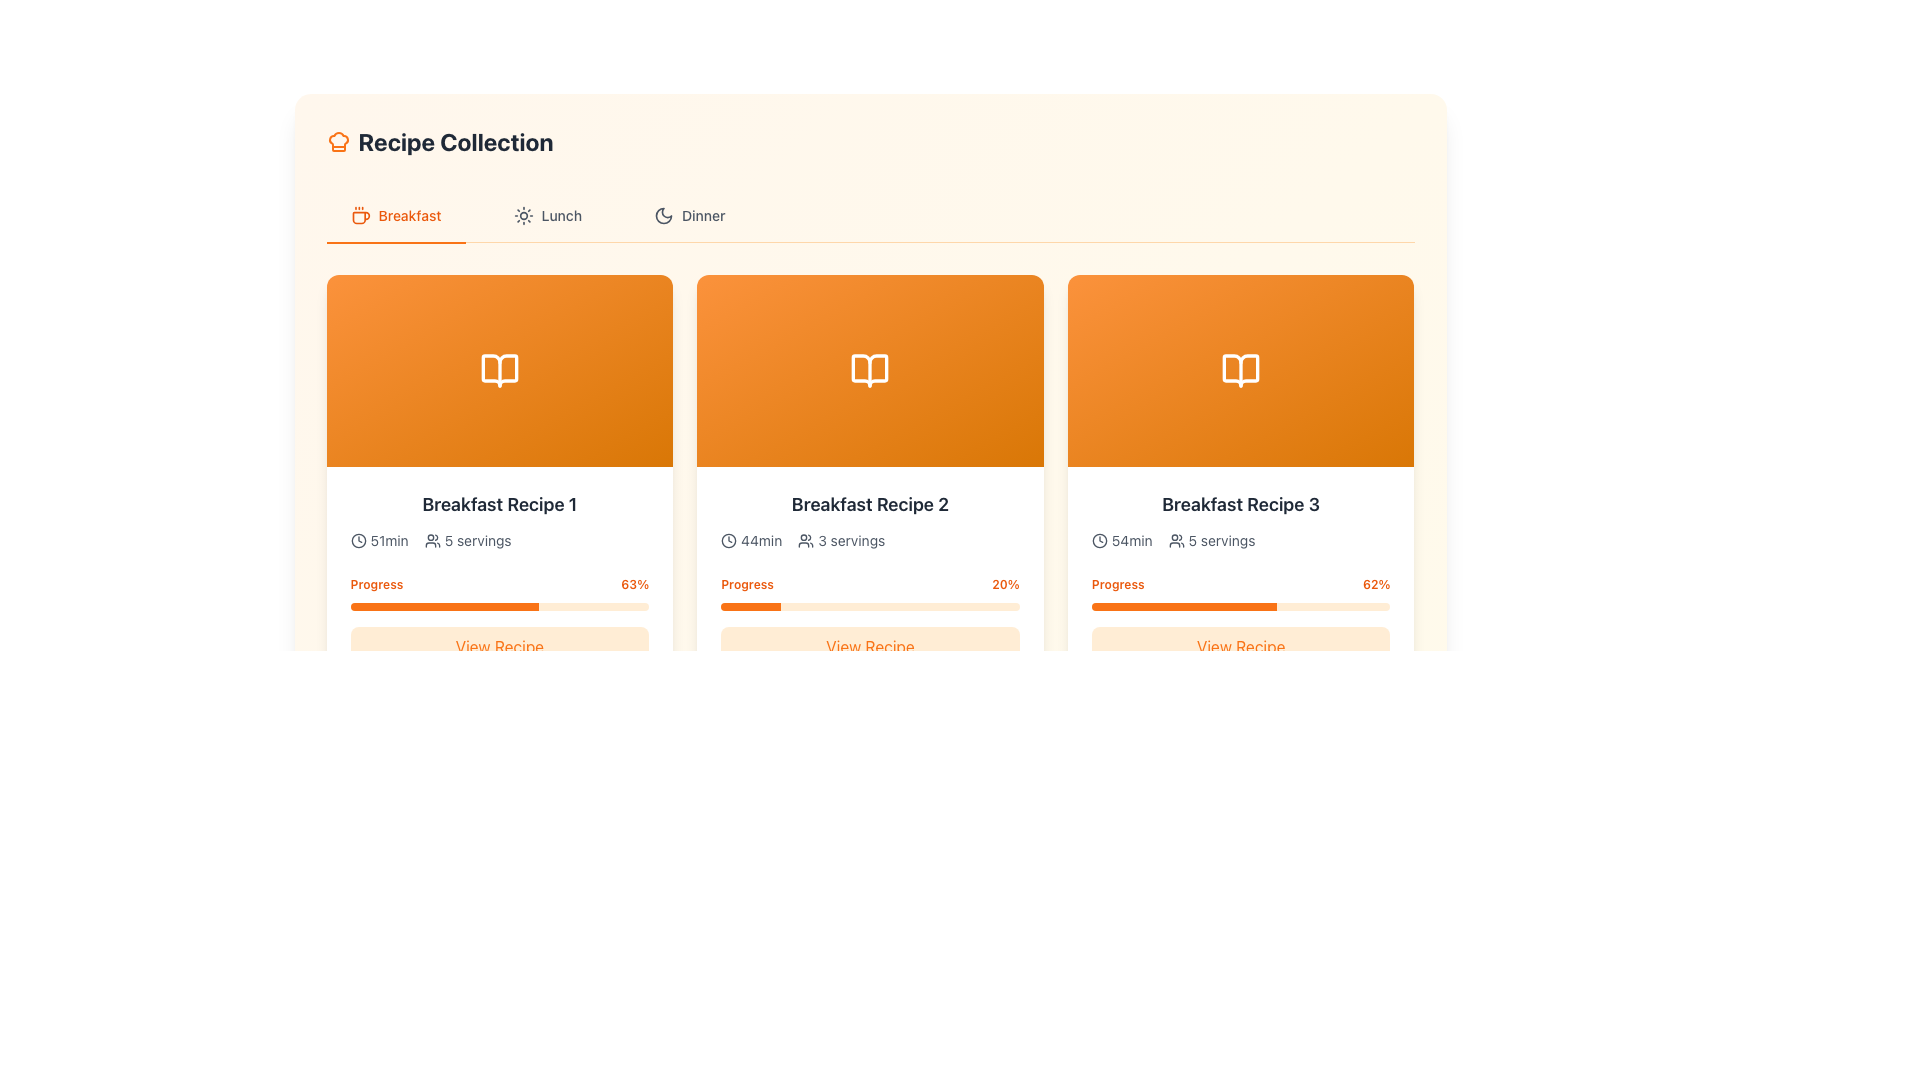 The height and width of the screenshot is (1080, 1920). I want to click on informative text showing preparation time (54 minutes) and servings (5) for the 'Breakfast Recipe 3' element located above the 'Progress 62%' text, so click(1240, 540).